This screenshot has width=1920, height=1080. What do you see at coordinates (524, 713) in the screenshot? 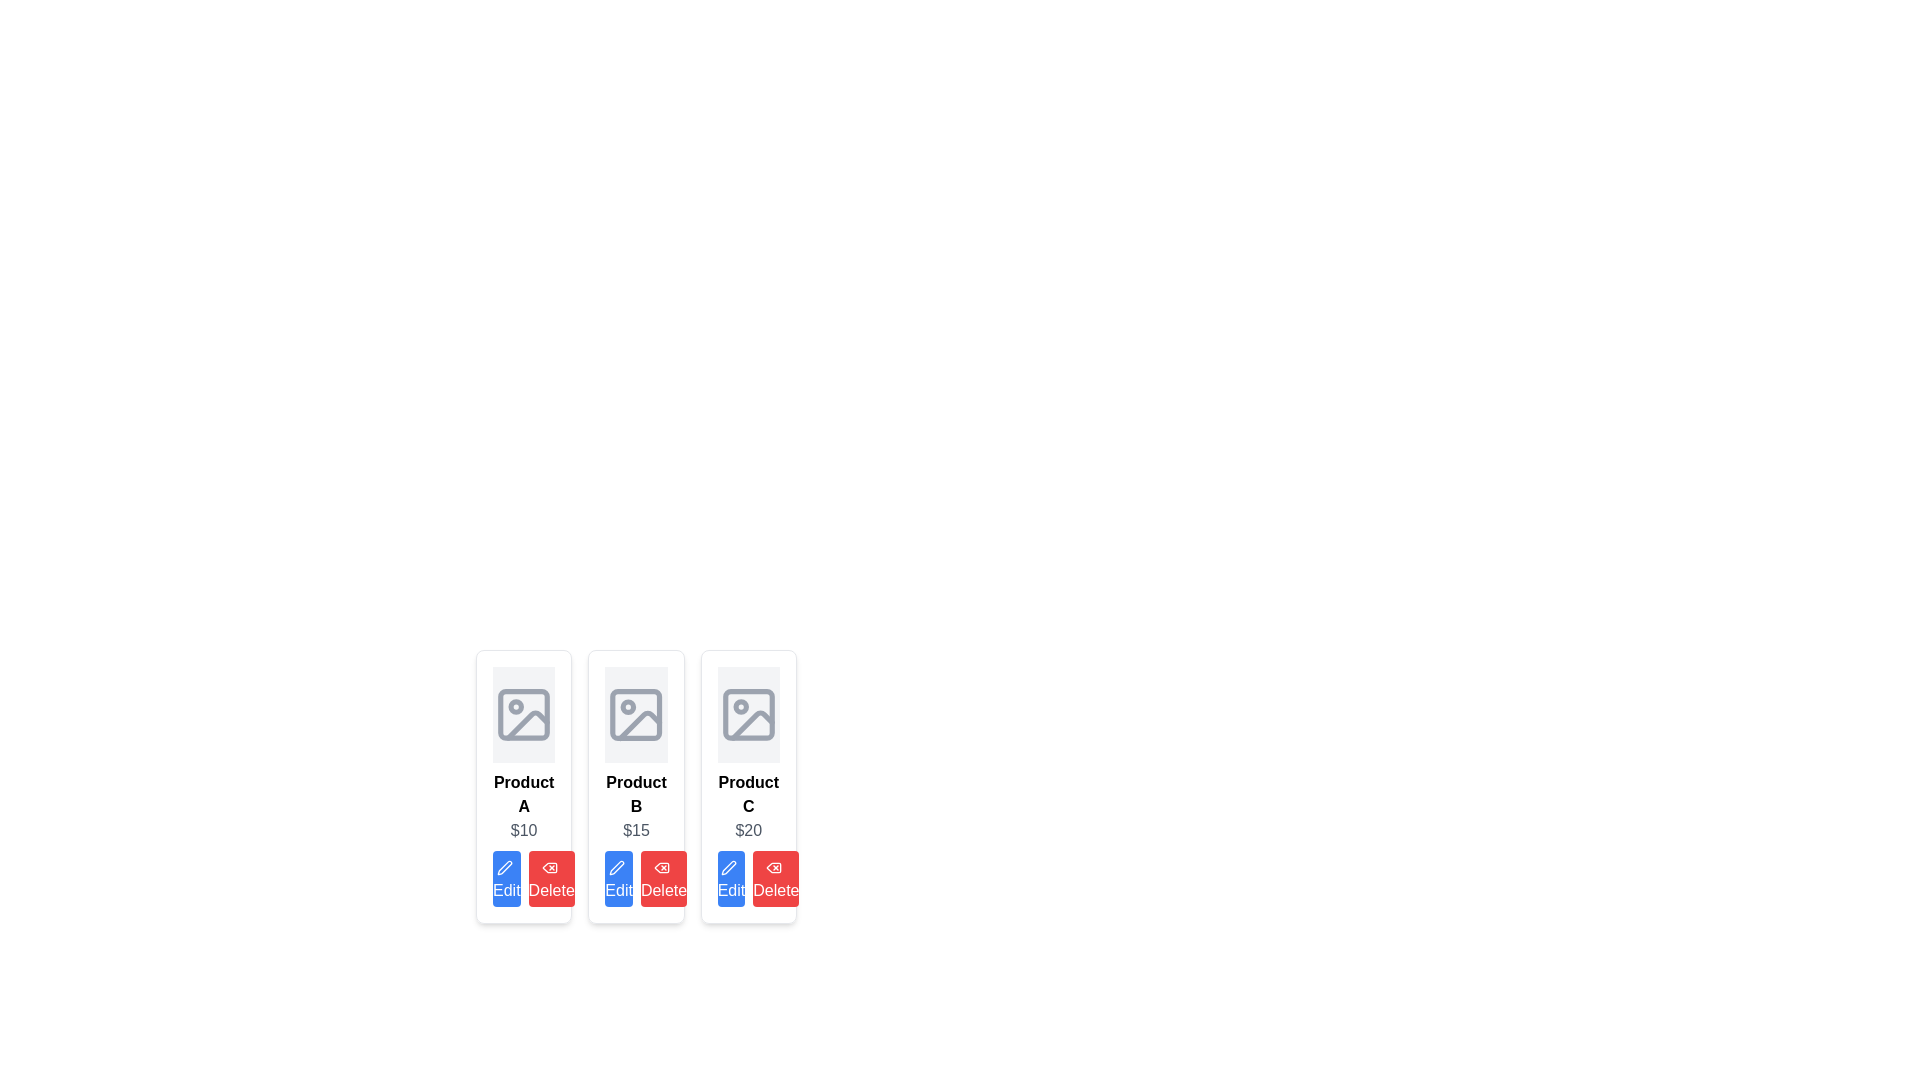
I see `the image placeholder with rounded corners, which is the leftmost rectangle in a row of three, located above the descriptive text 'Product A'` at bounding box center [524, 713].